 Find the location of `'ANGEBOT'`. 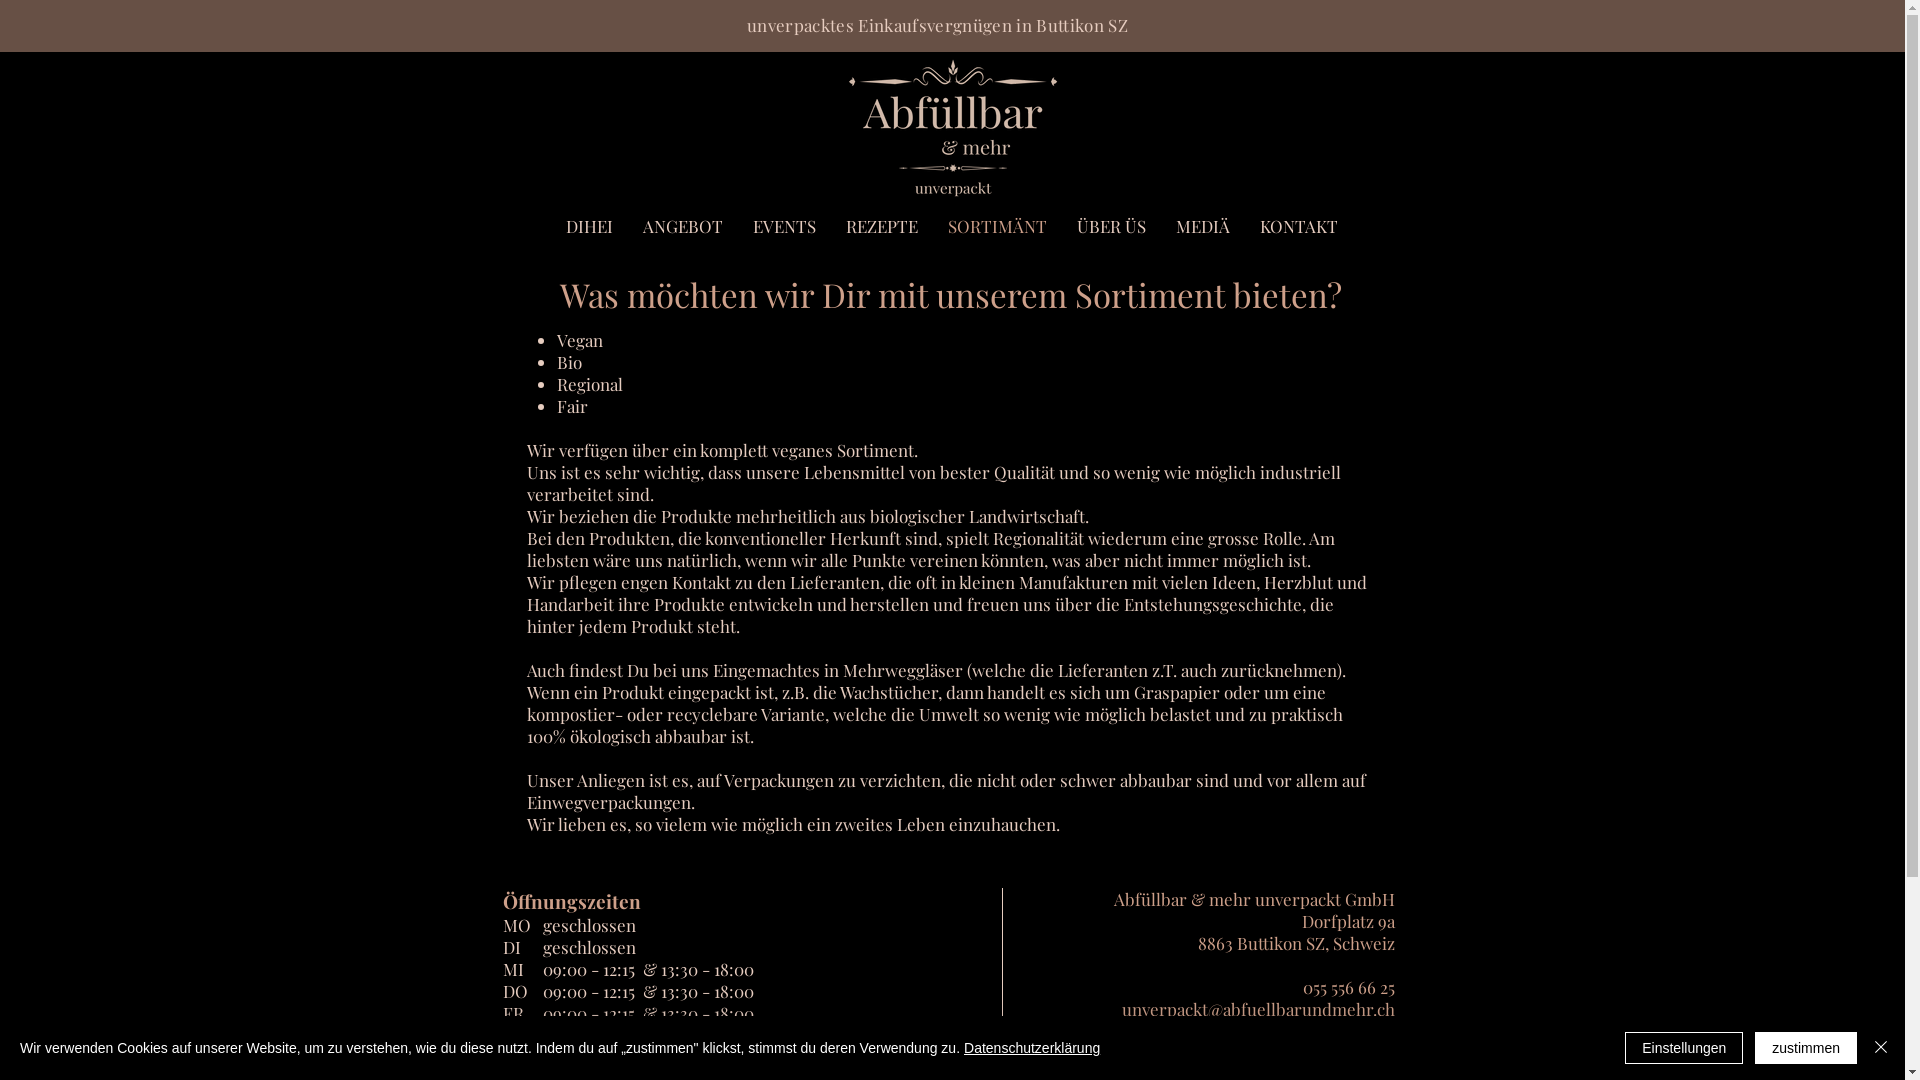

'ANGEBOT' is located at coordinates (627, 225).